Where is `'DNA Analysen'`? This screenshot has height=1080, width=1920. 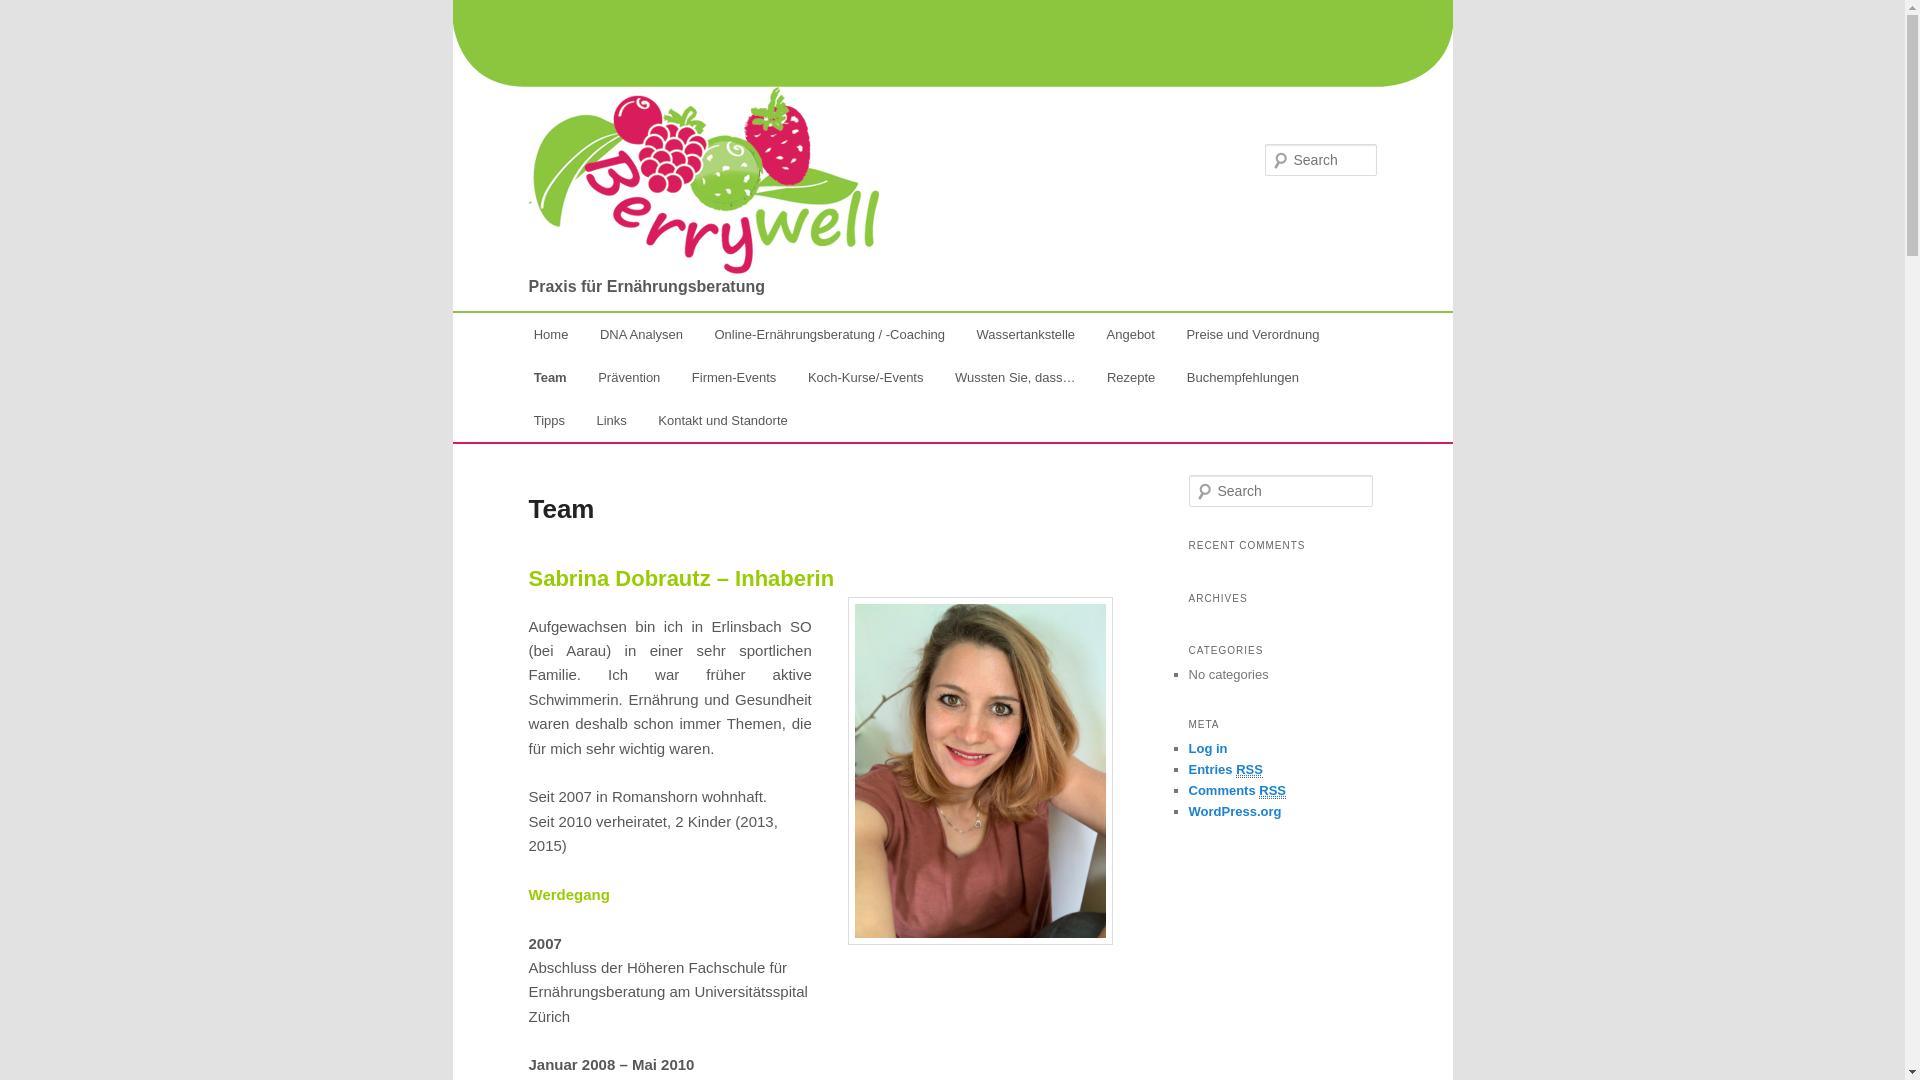 'DNA Analysen' is located at coordinates (641, 332).